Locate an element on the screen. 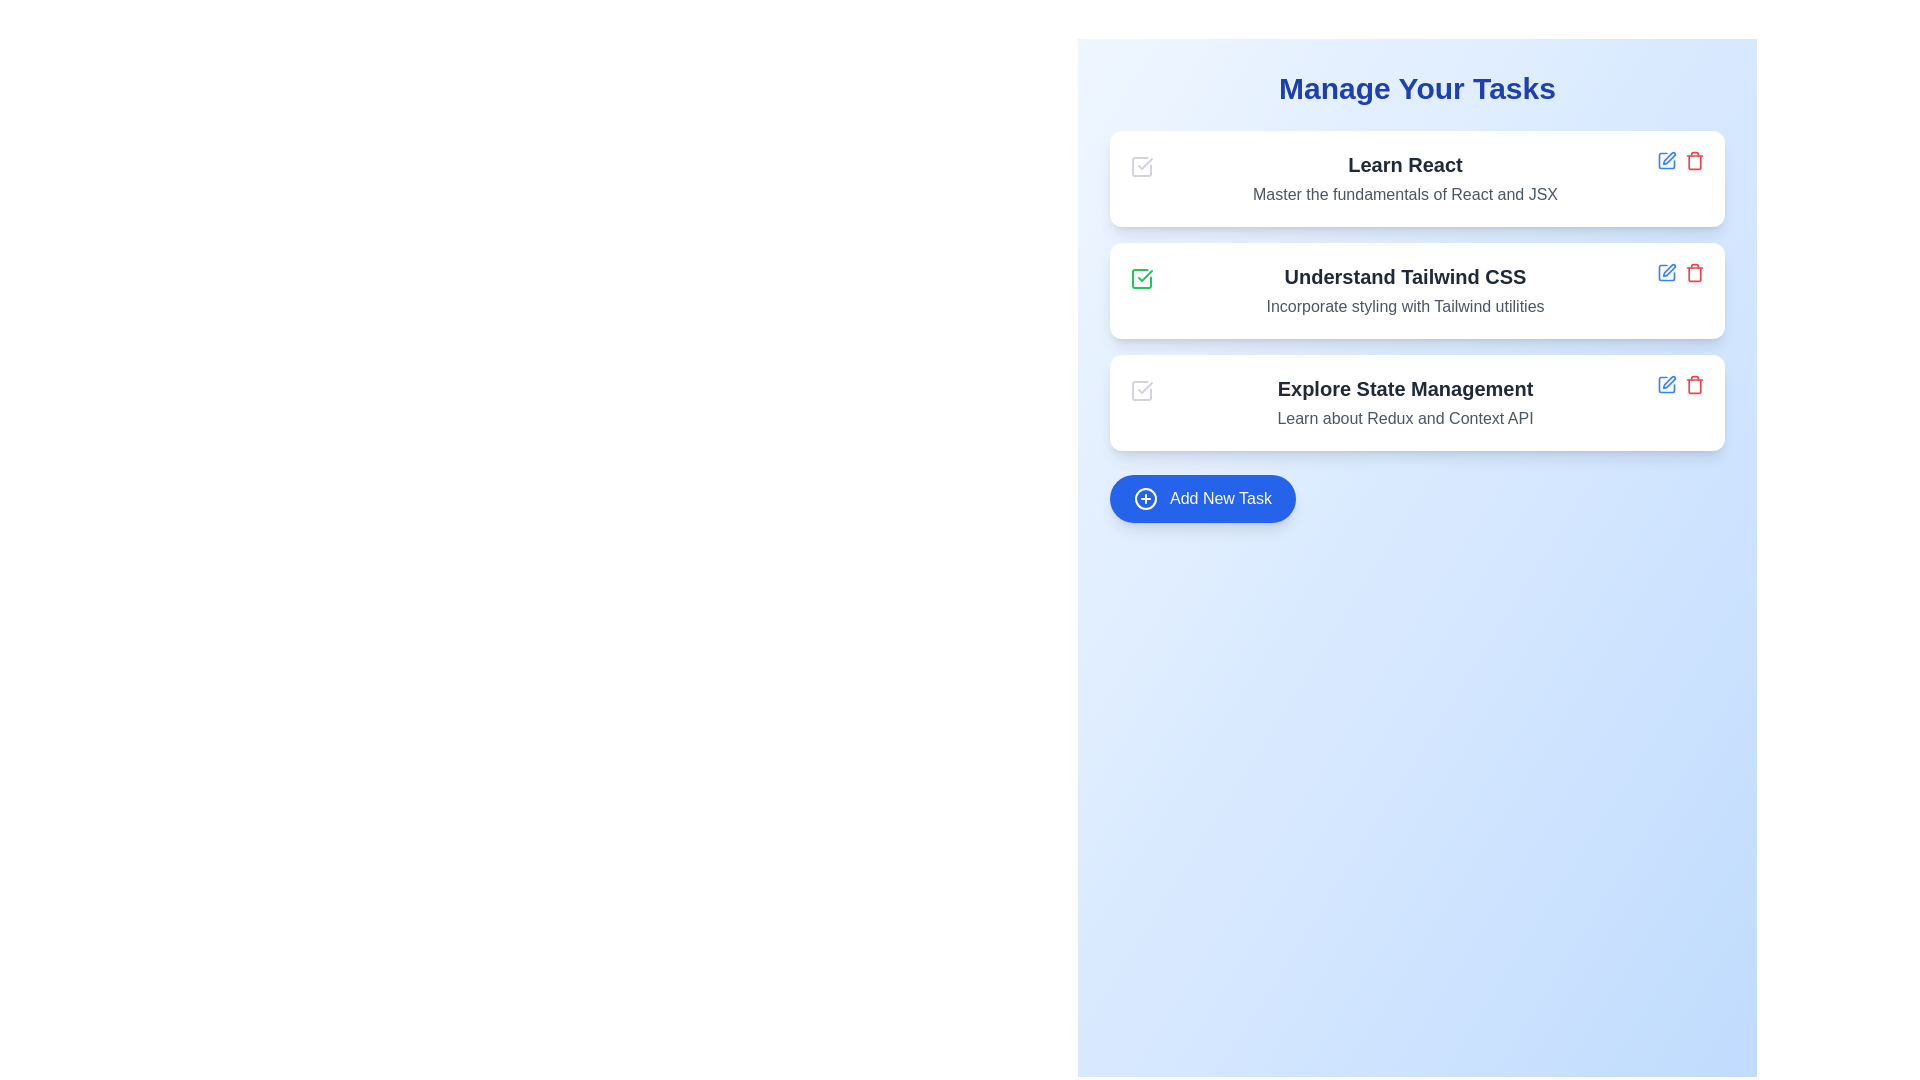  the blue button labeled 'Add New Task' with a '+' icon is located at coordinates (1202, 497).